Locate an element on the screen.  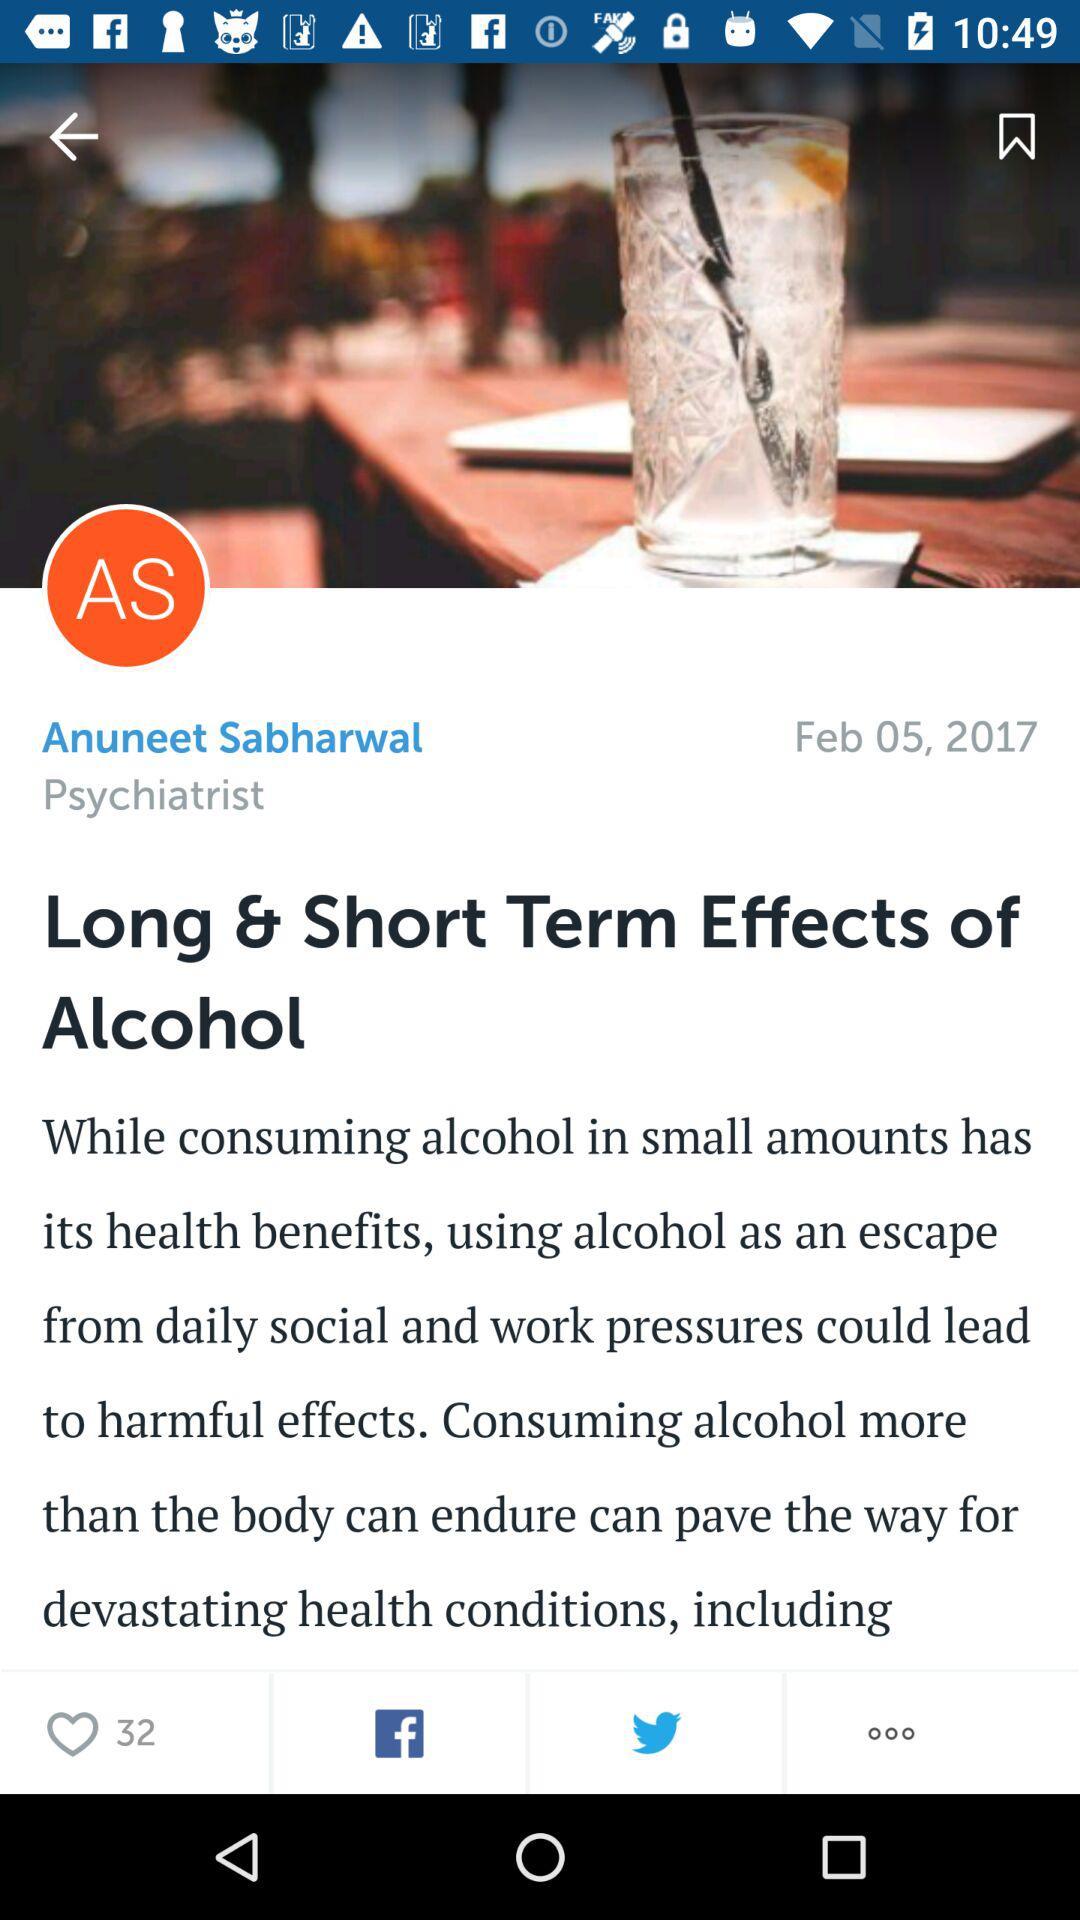
the facebook logo on the web page is located at coordinates (399, 1732).